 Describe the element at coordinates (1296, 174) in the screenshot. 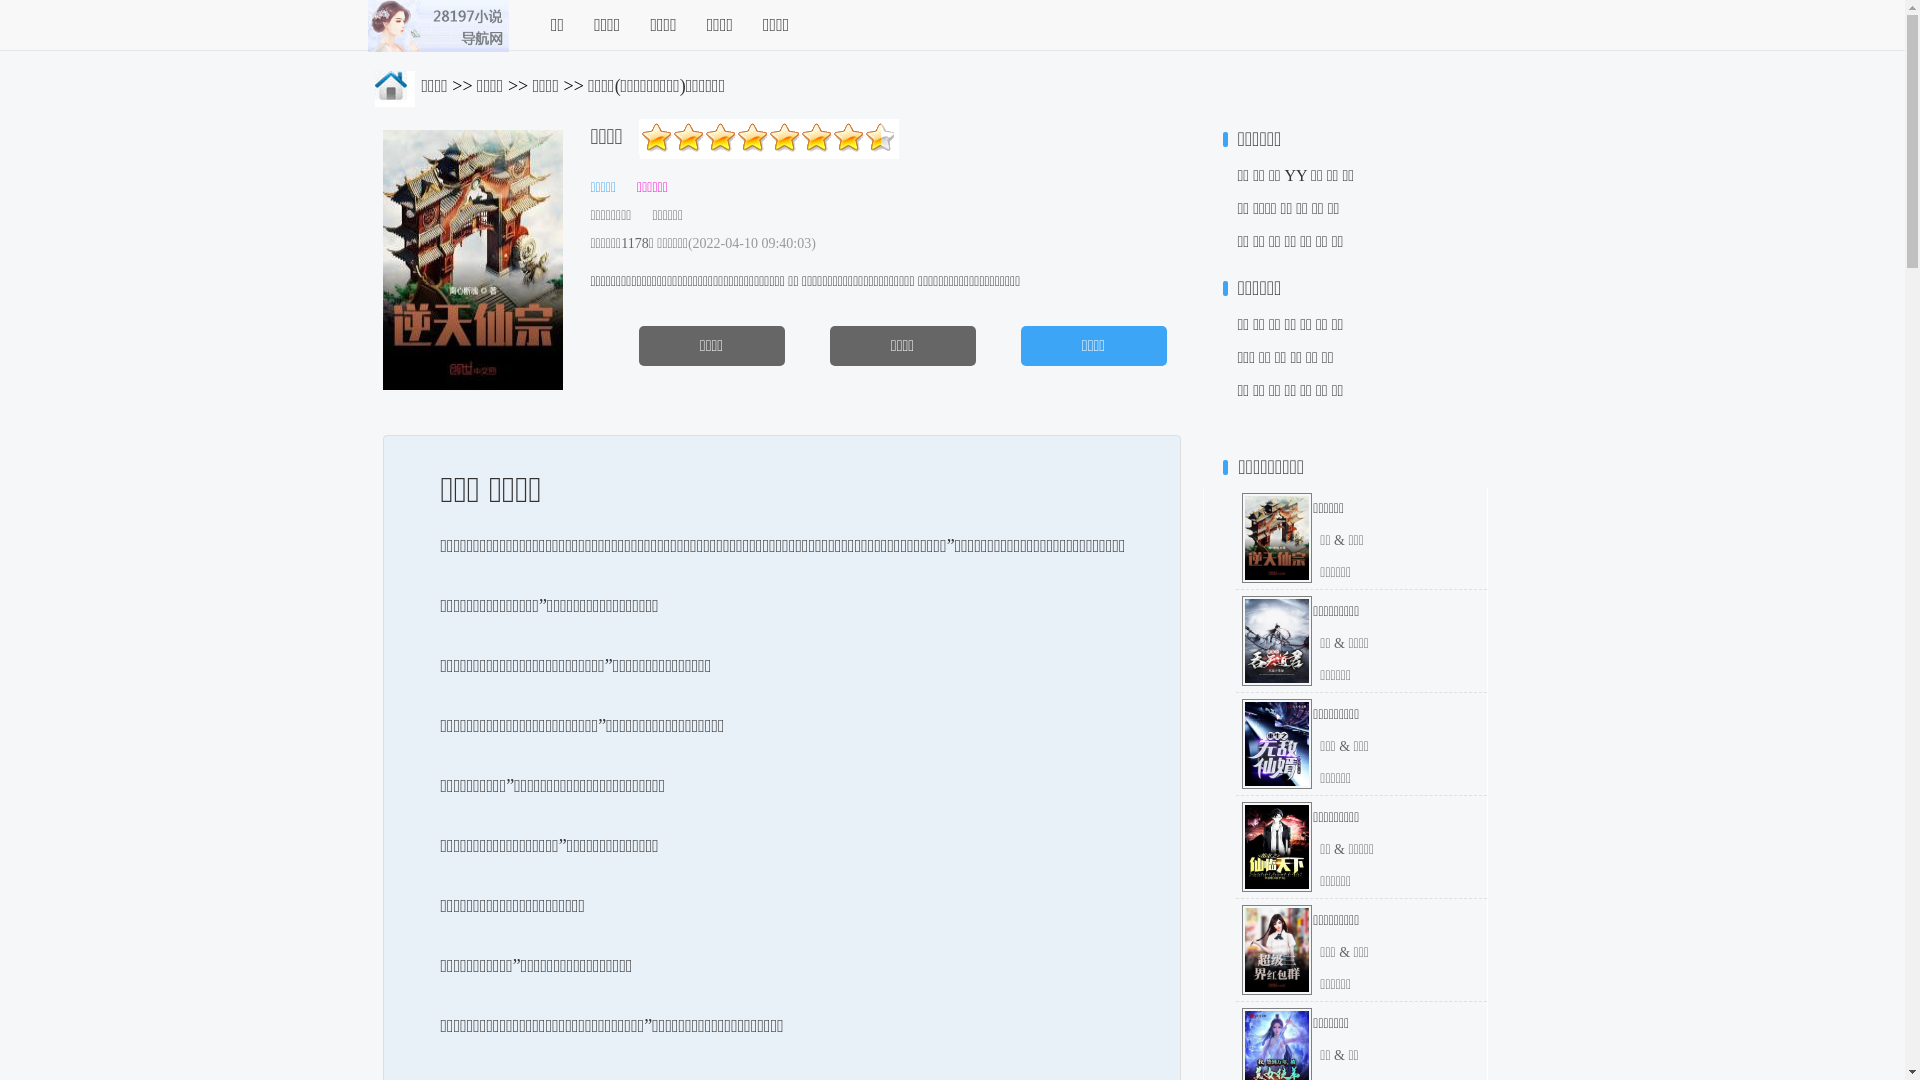

I see `'YY'` at that location.